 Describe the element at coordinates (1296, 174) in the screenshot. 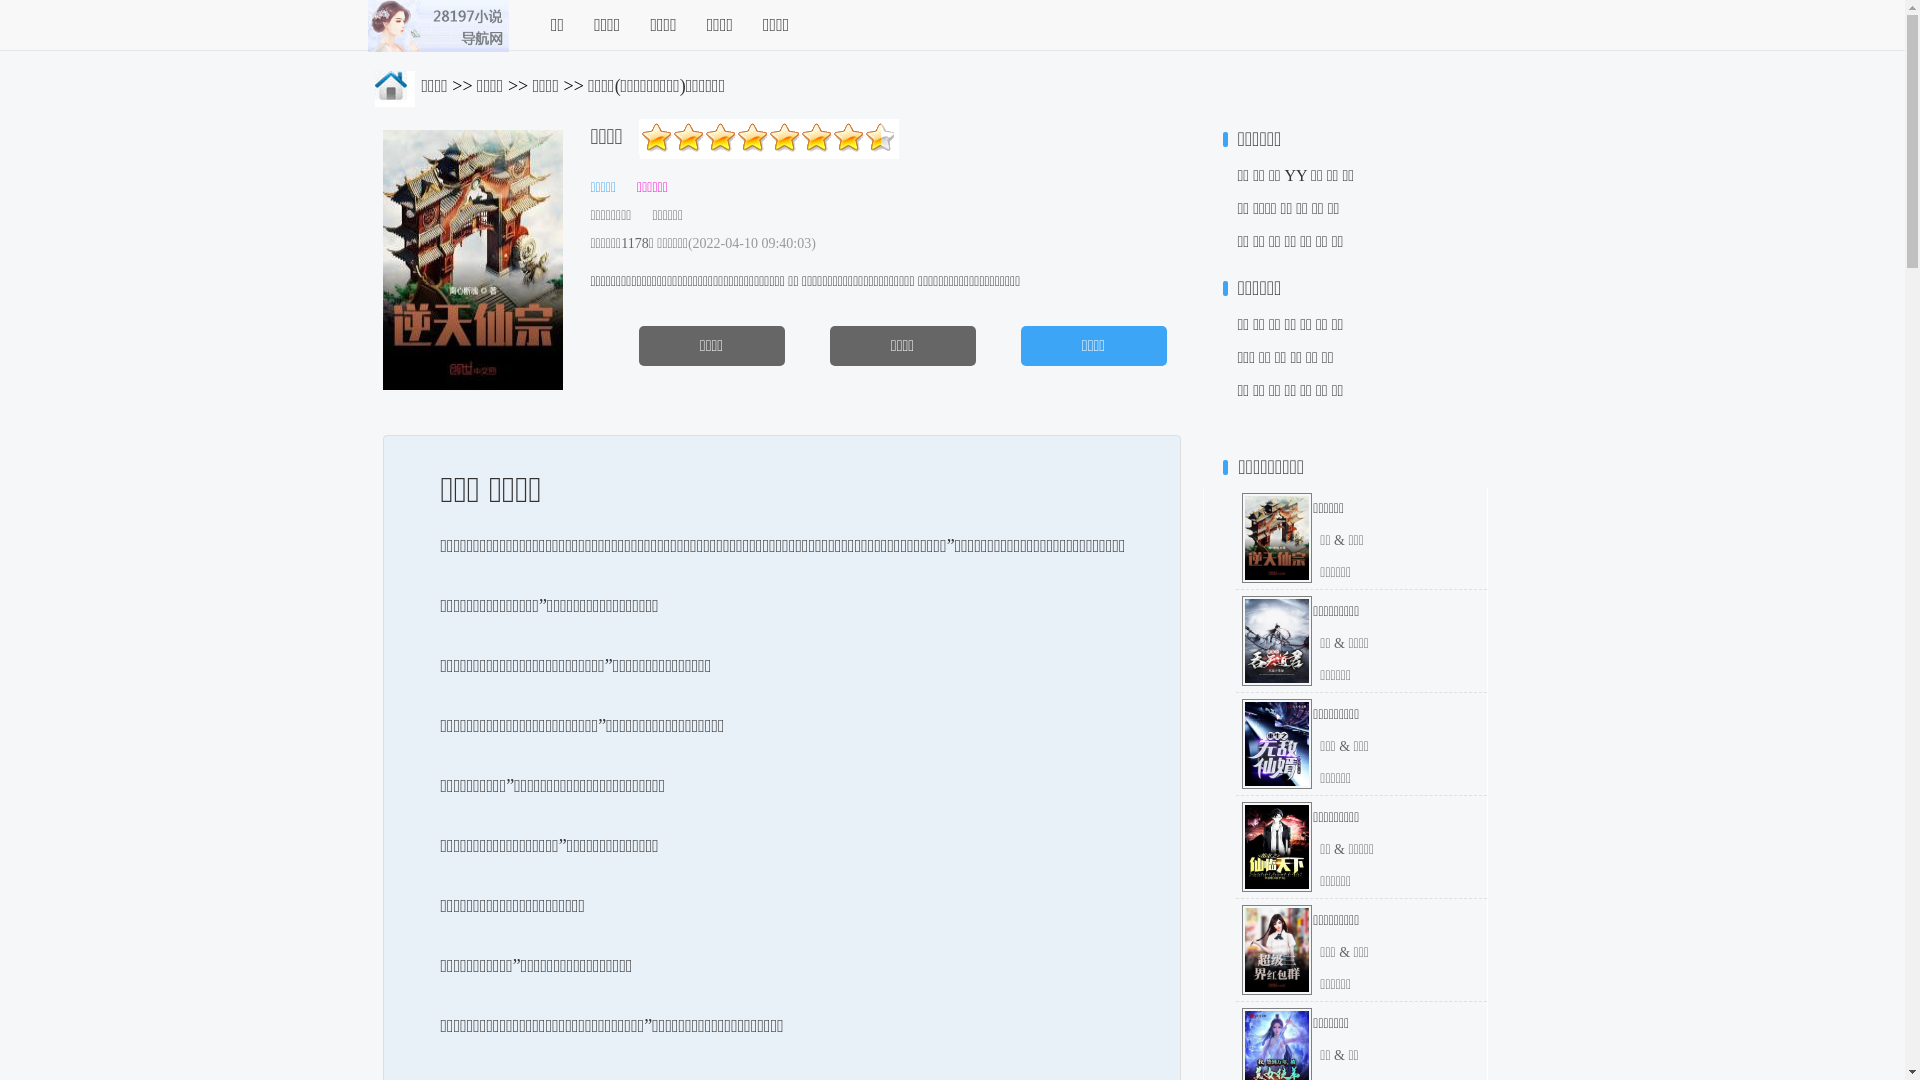

I see `'YY'` at that location.